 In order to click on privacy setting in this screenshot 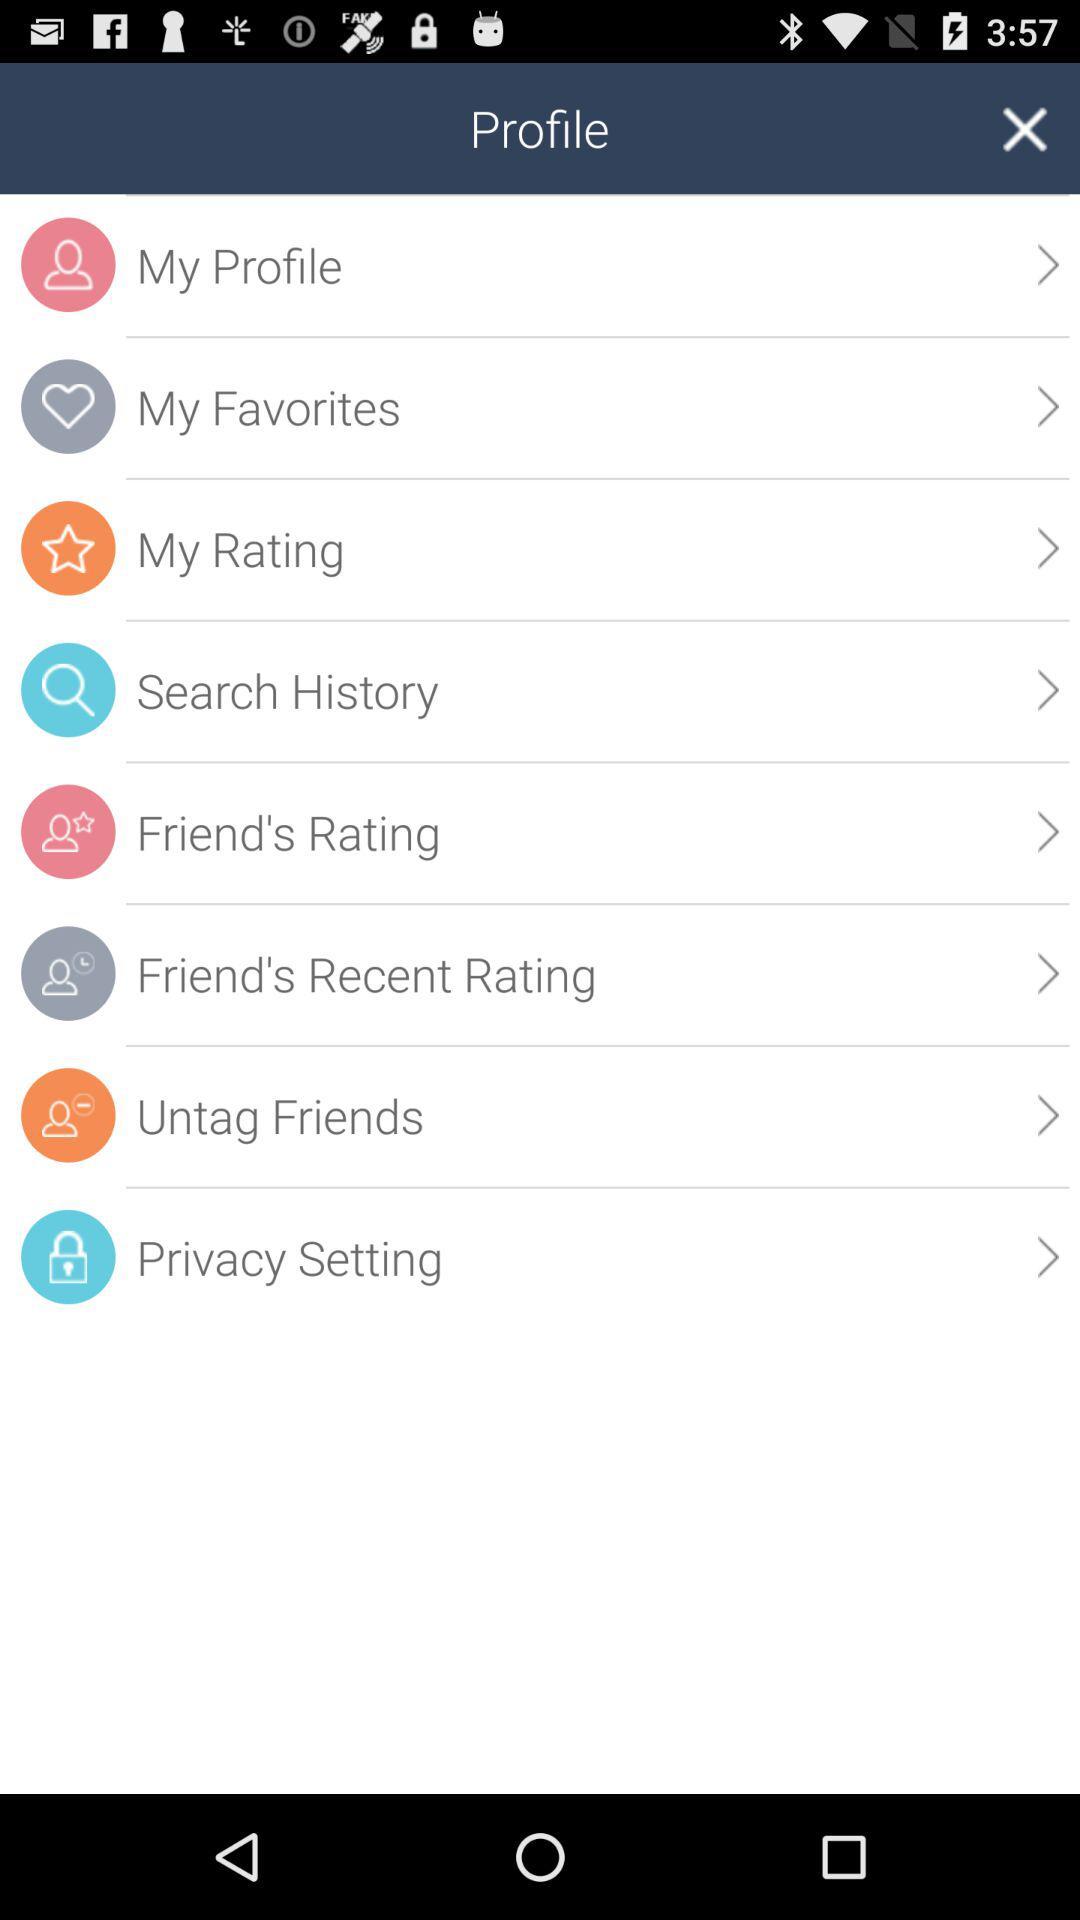, I will do `click(596, 1256)`.